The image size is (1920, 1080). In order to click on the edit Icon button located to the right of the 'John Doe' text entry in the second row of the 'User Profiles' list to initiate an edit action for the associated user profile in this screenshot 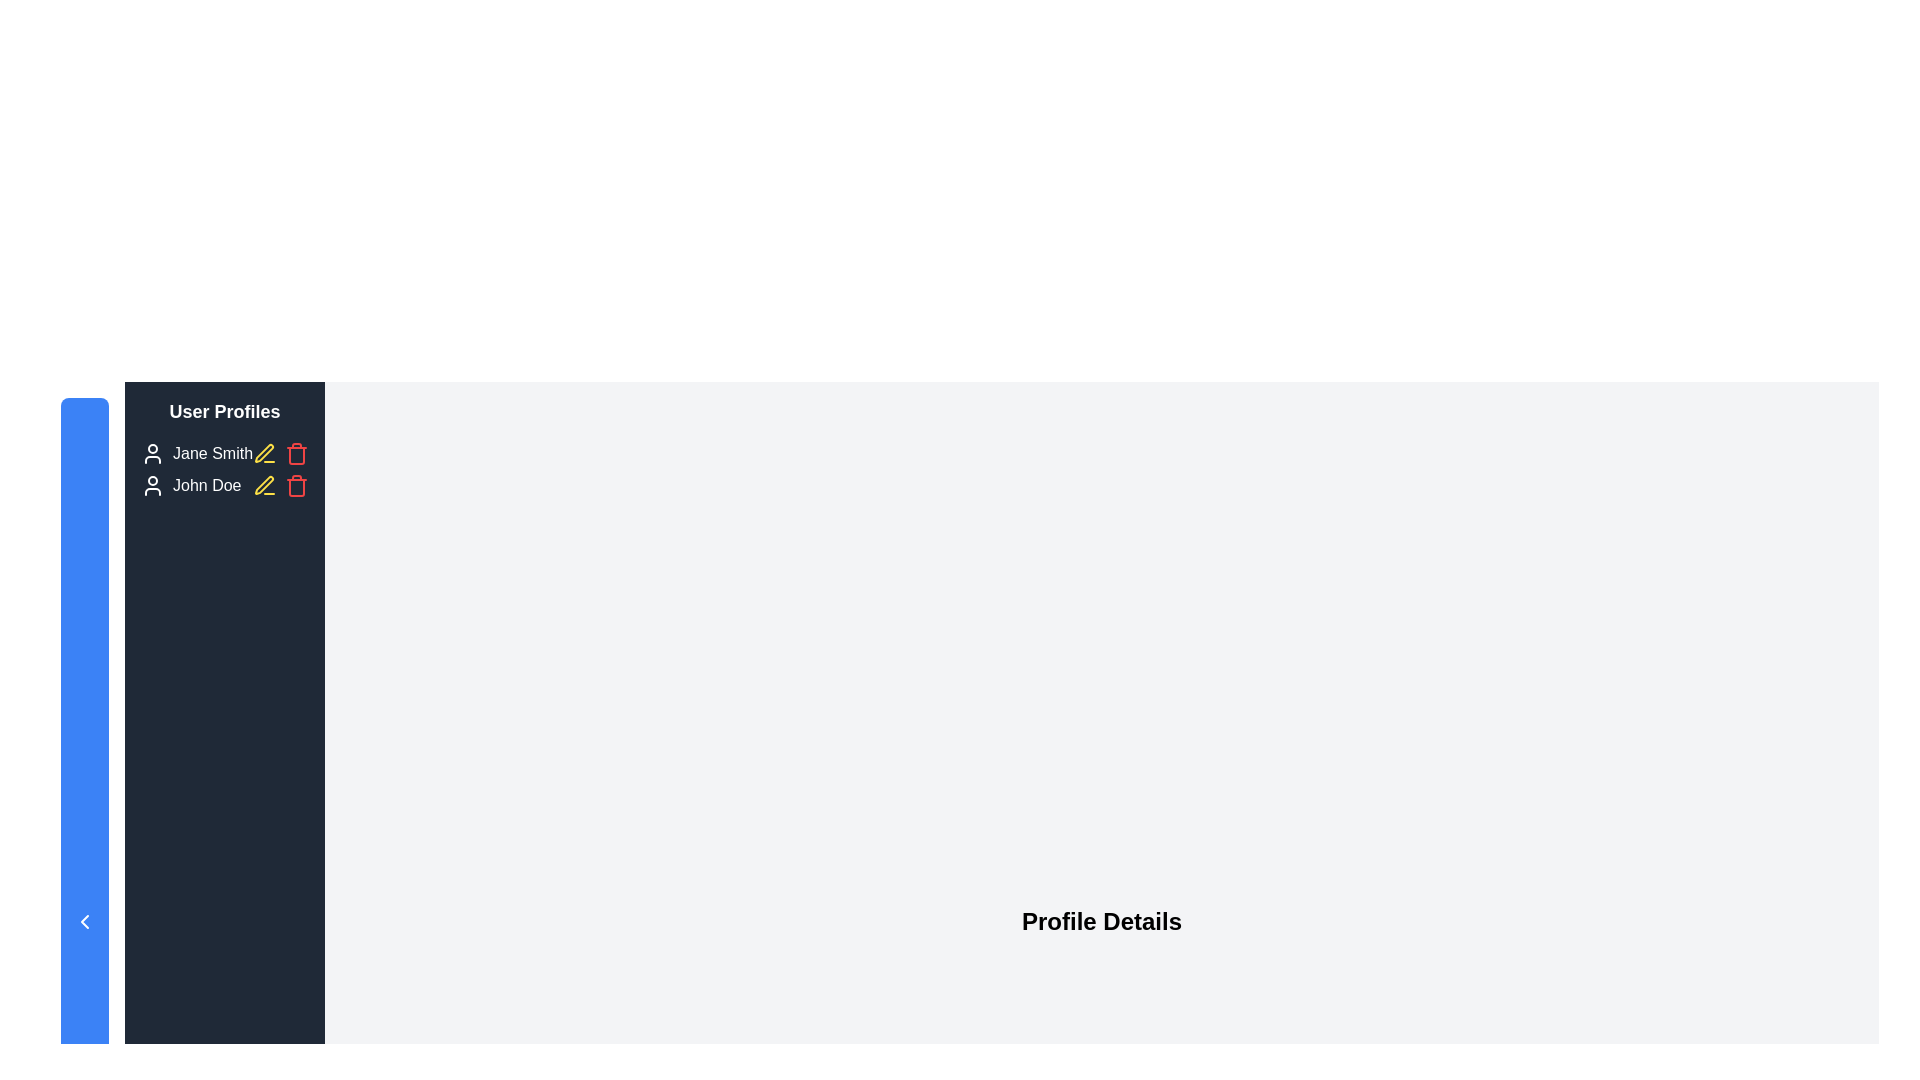, I will do `click(263, 486)`.